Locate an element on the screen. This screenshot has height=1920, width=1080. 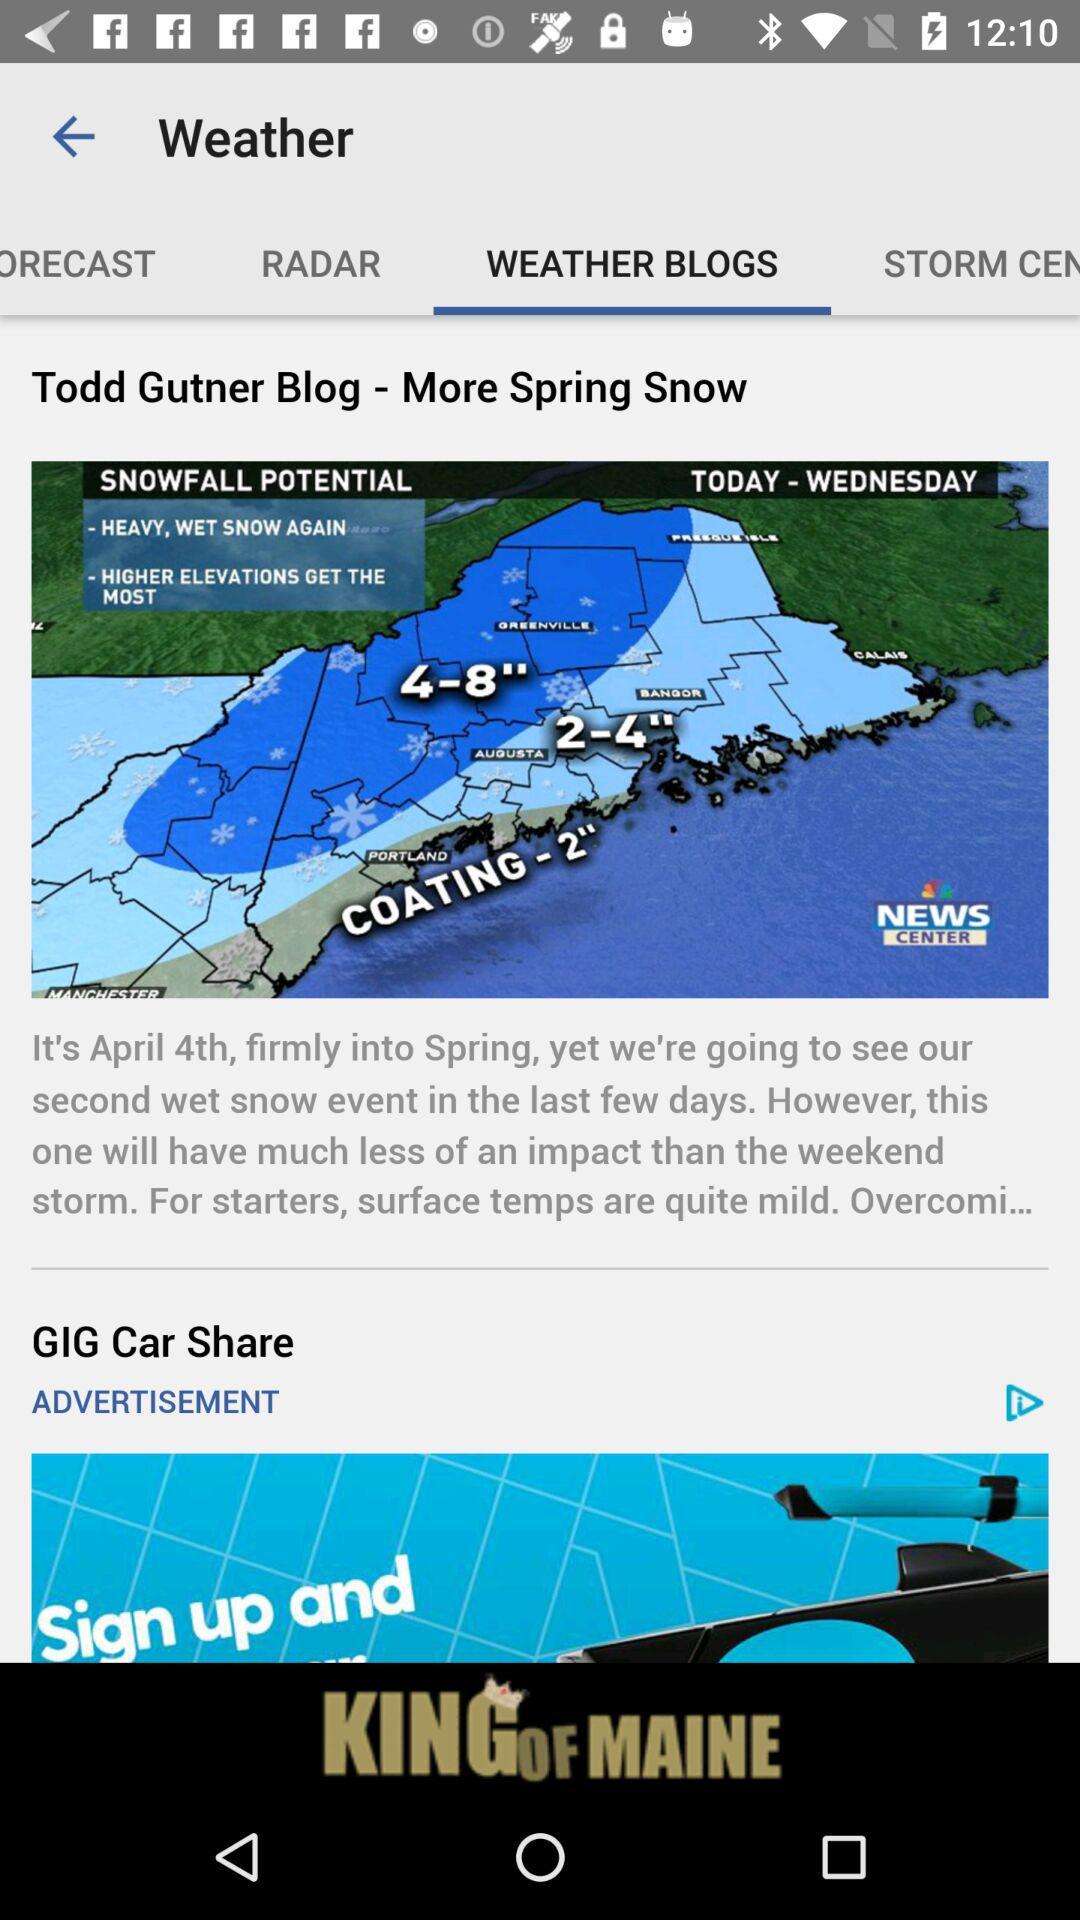
icon to the left of the weather app is located at coordinates (72, 135).